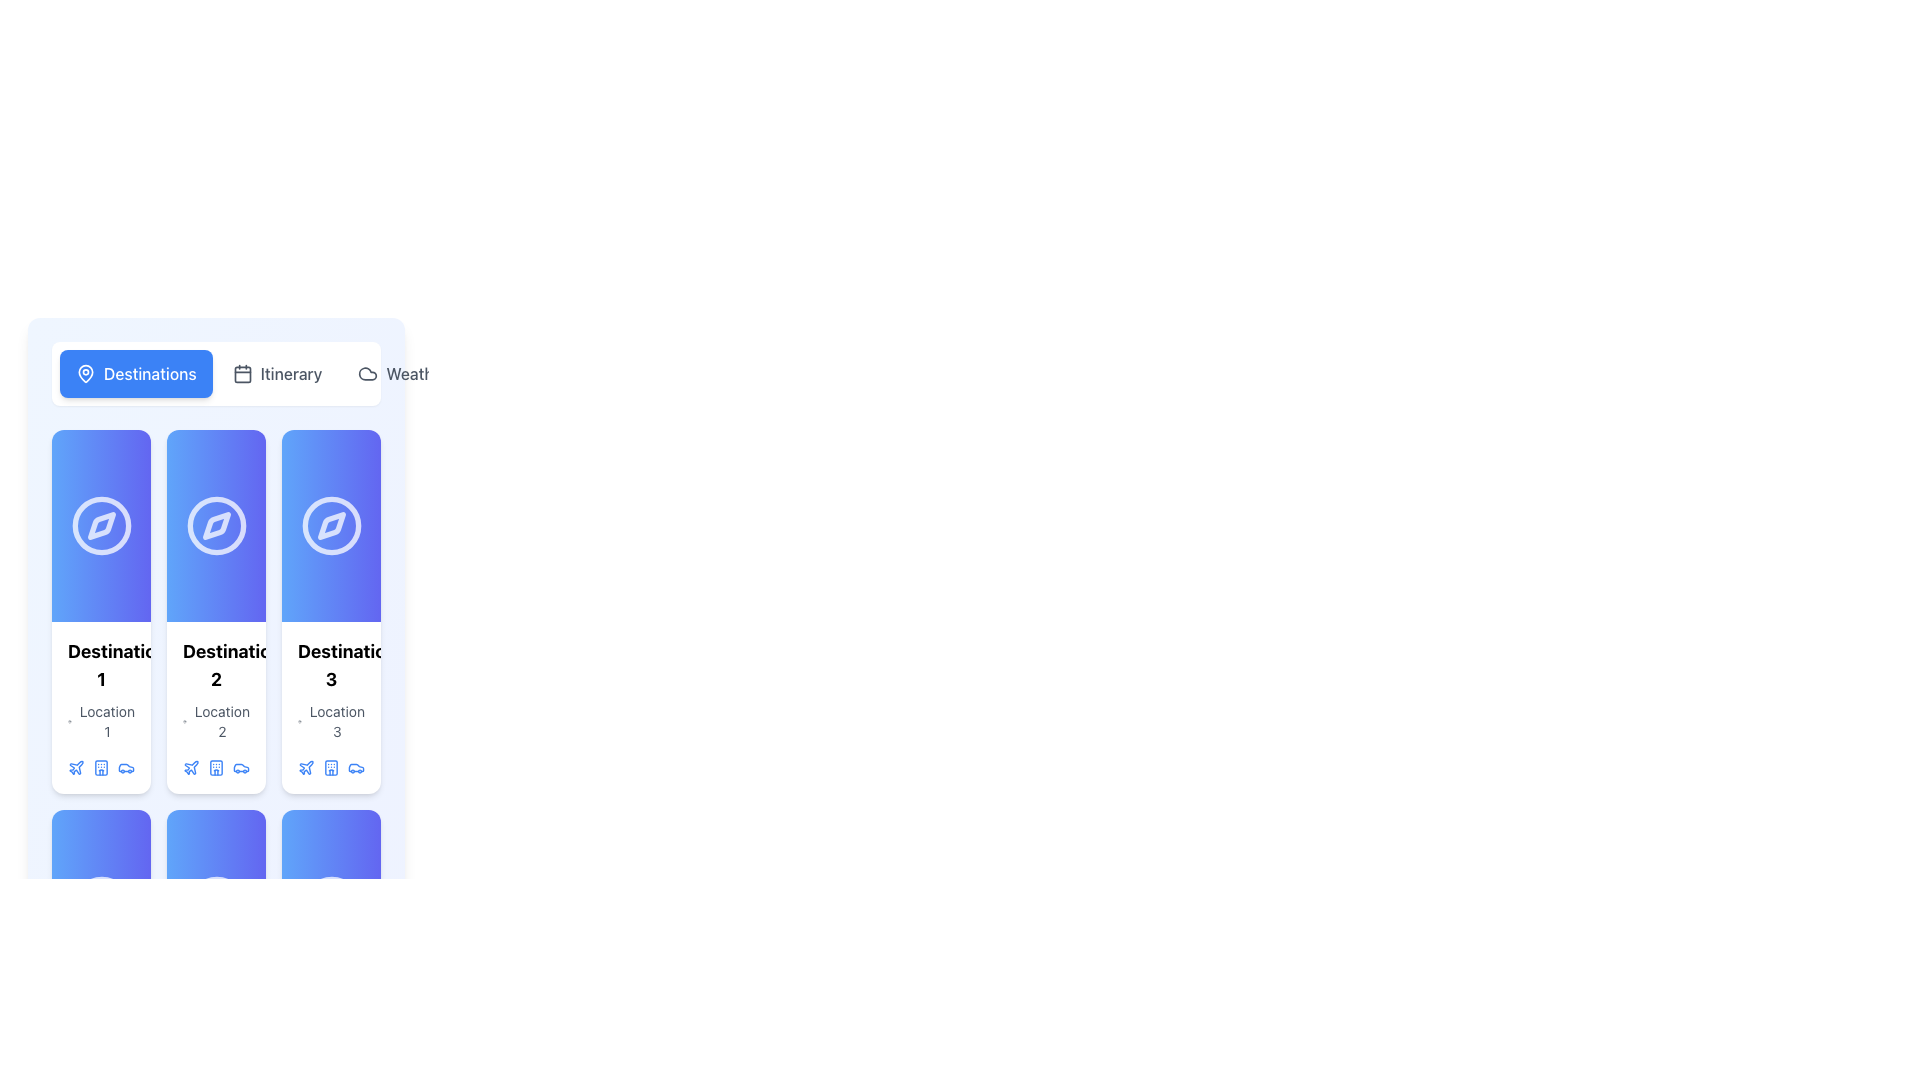  I want to click on the blue outlined plane icon located at the bottom row of the card labeled Destination 3, which is the first icon from the left, so click(305, 766).